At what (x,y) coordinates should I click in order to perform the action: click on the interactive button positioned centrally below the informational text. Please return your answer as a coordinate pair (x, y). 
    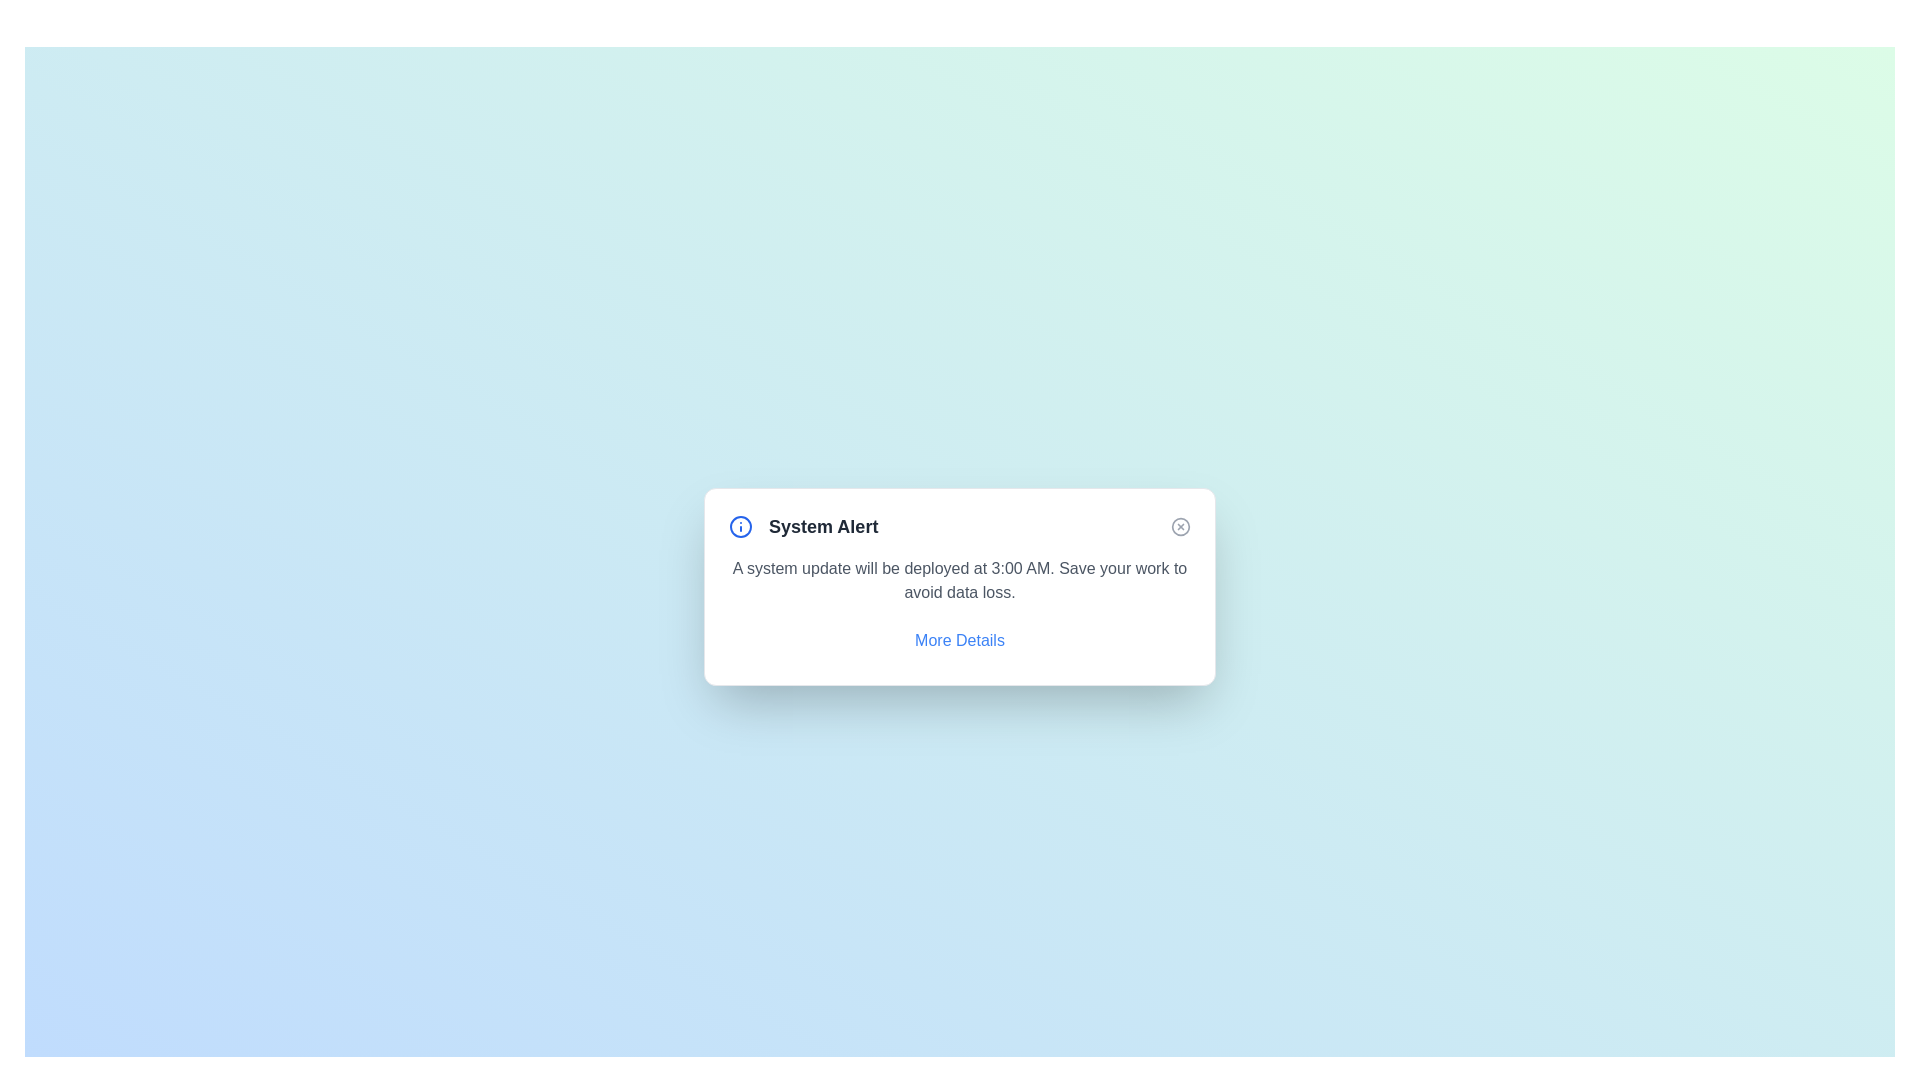
    Looking at the image, I should click on (960, 640).